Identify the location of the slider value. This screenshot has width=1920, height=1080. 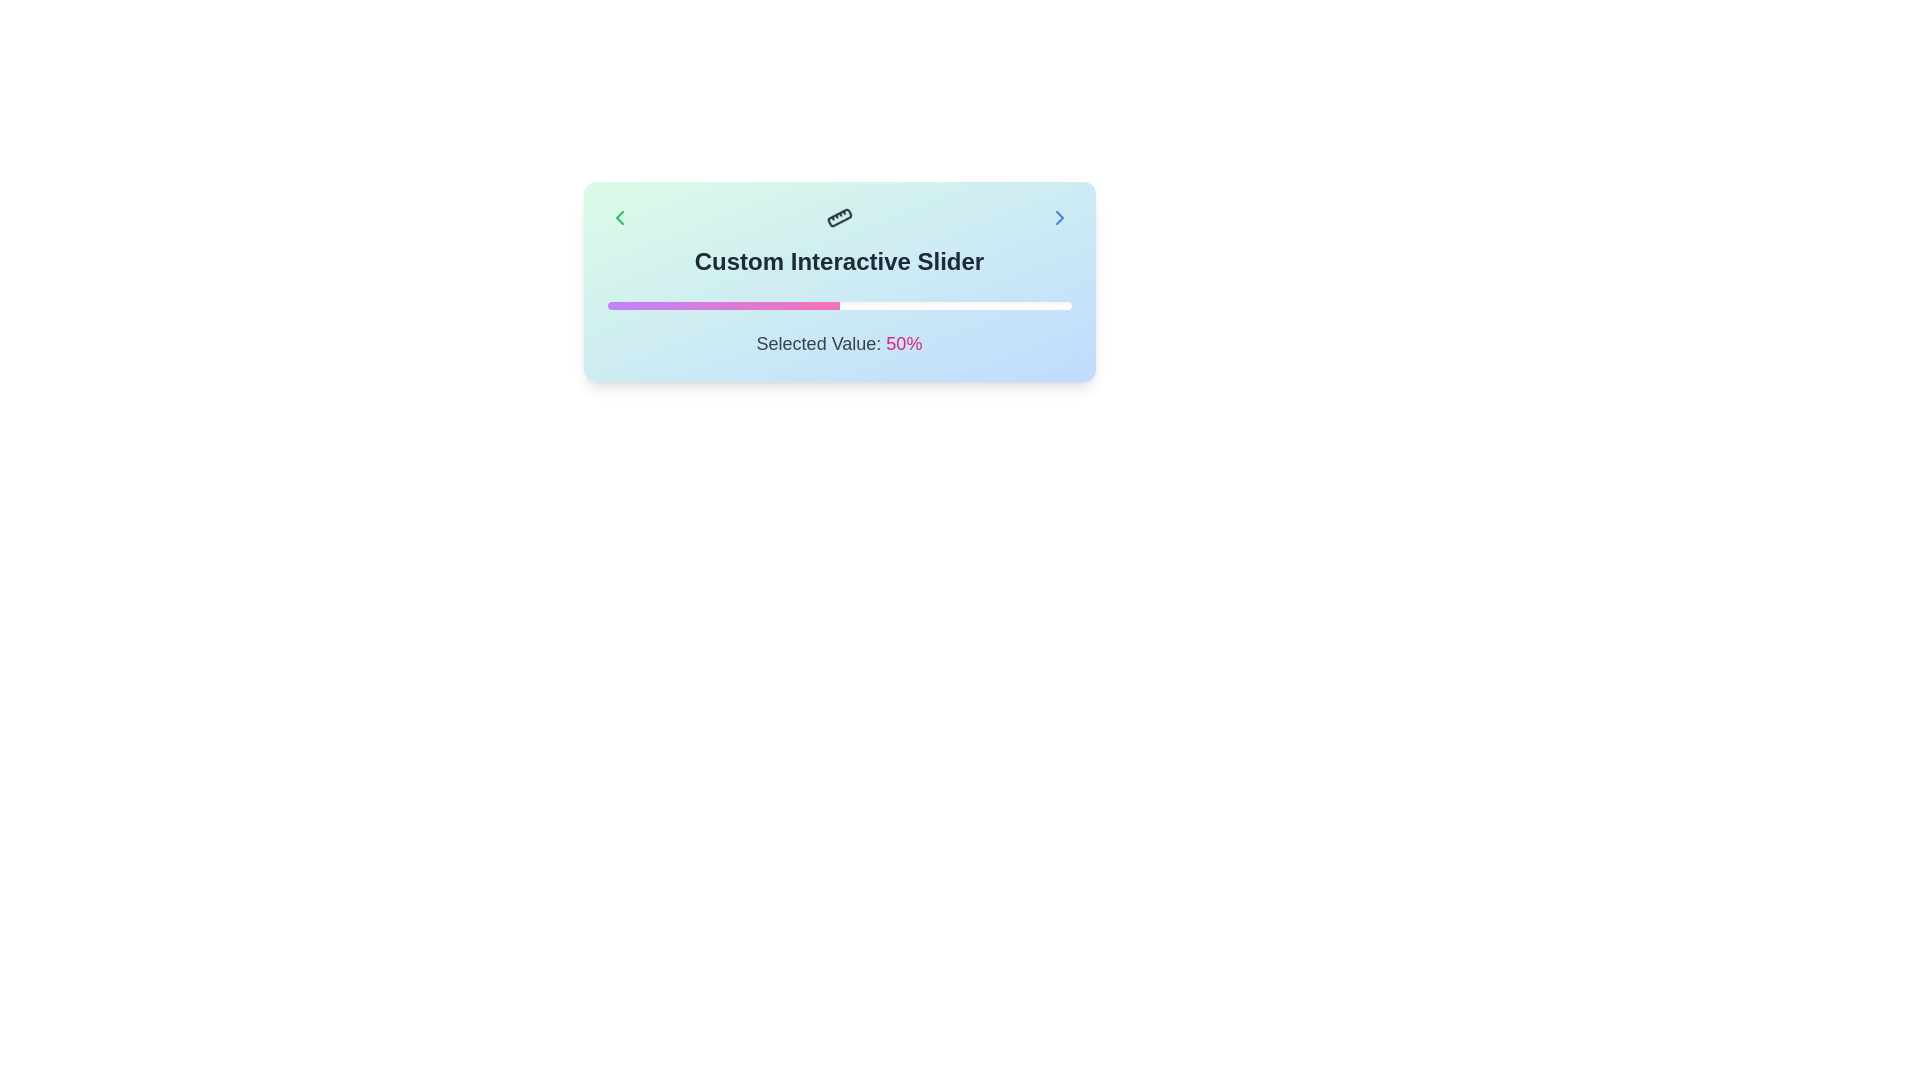
(816, 305).